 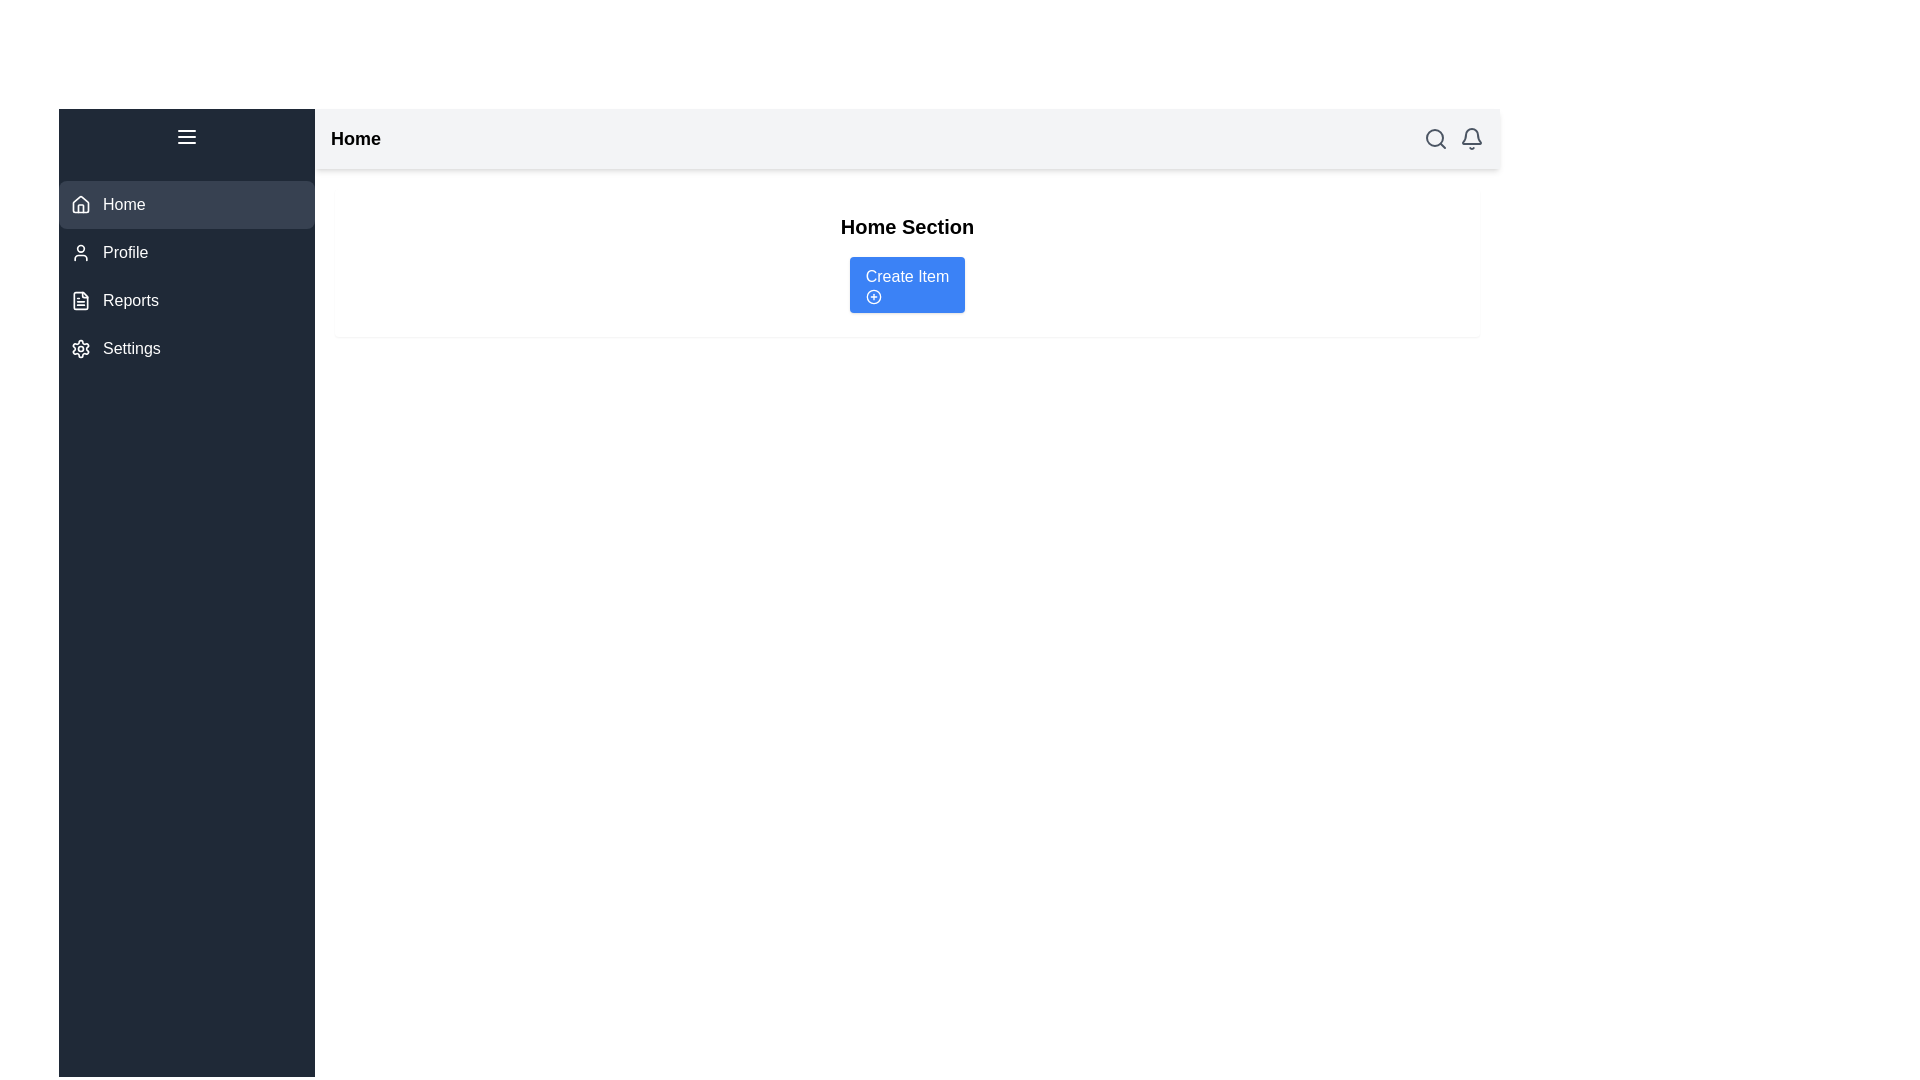 I want to click on the gear/settings icon located at the leftmost position in the 'Settings' menu option within the vertical navigation bar, so click(x=80, y=347).